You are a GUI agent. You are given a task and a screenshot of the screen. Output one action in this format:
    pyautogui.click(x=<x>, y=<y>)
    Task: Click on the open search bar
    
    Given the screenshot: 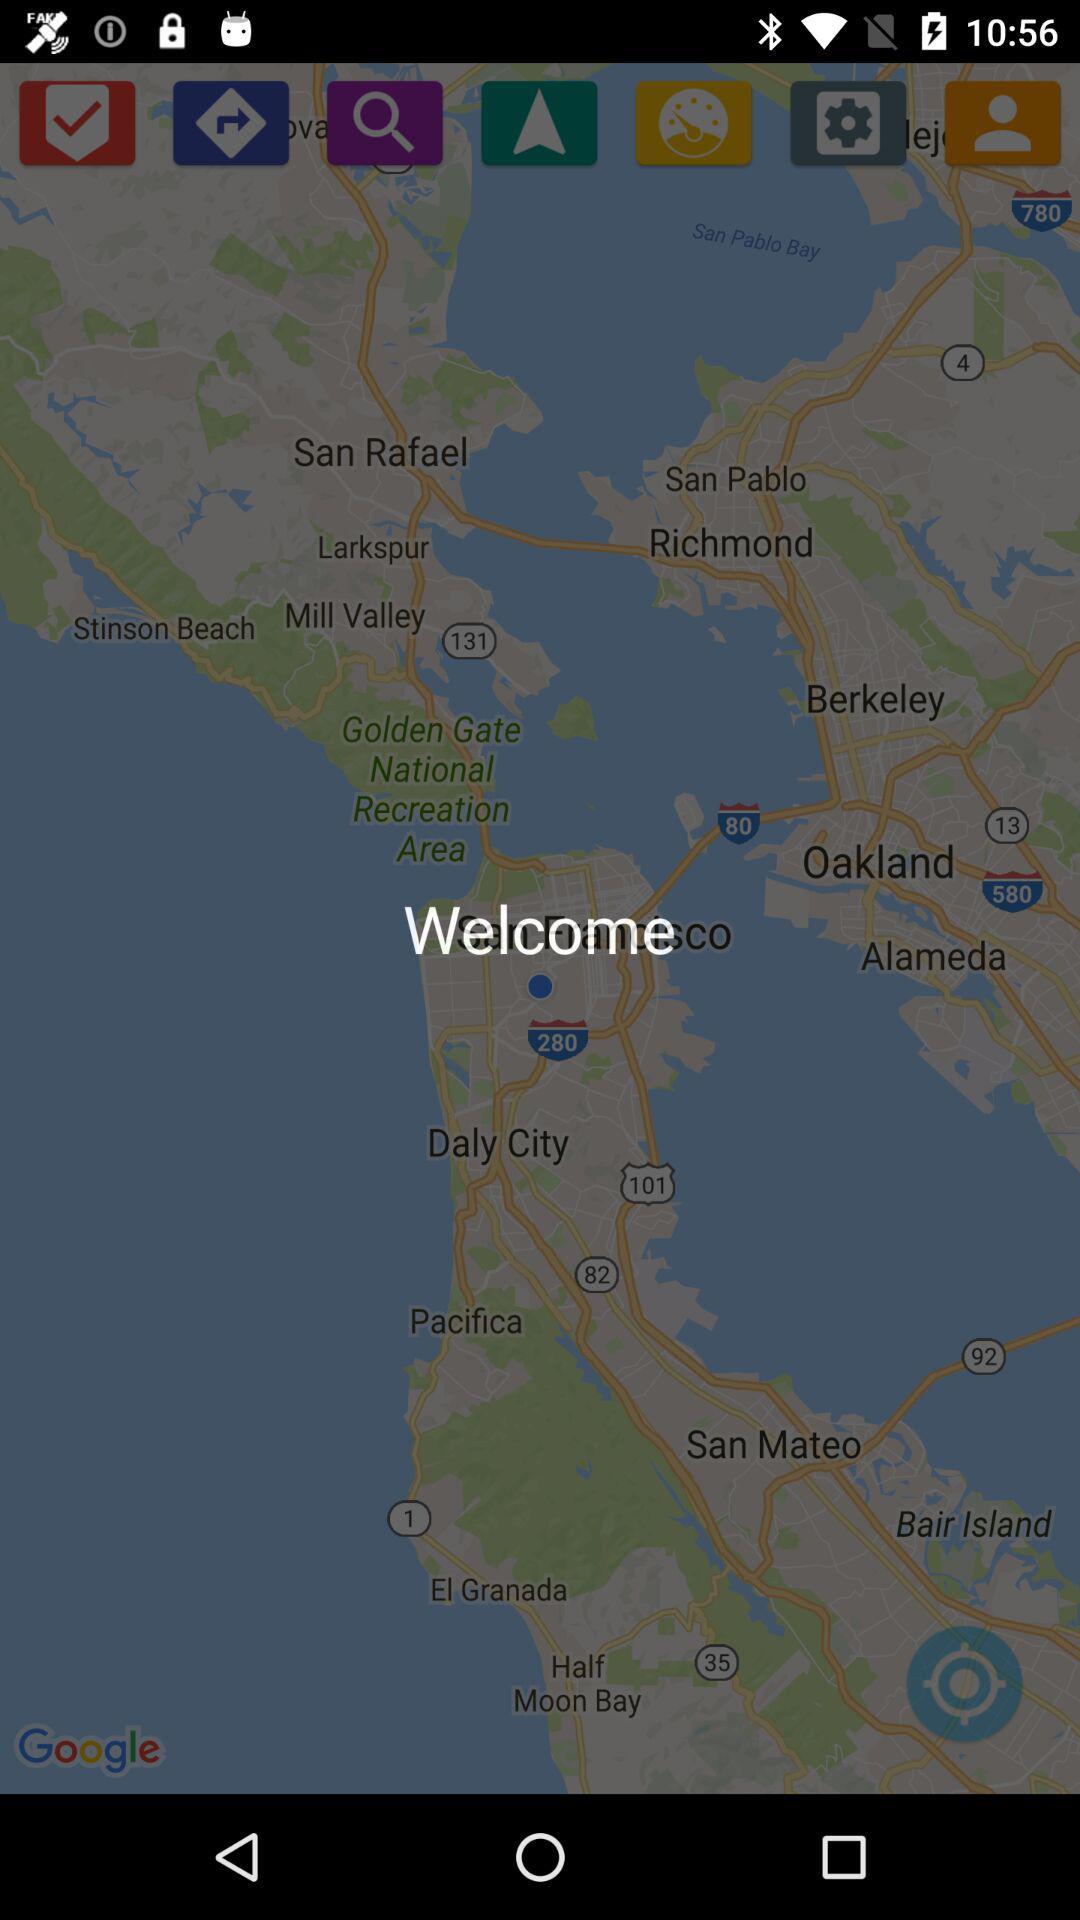 What is the action you would take?
    pyautogui.click(x=384, y=121)
    